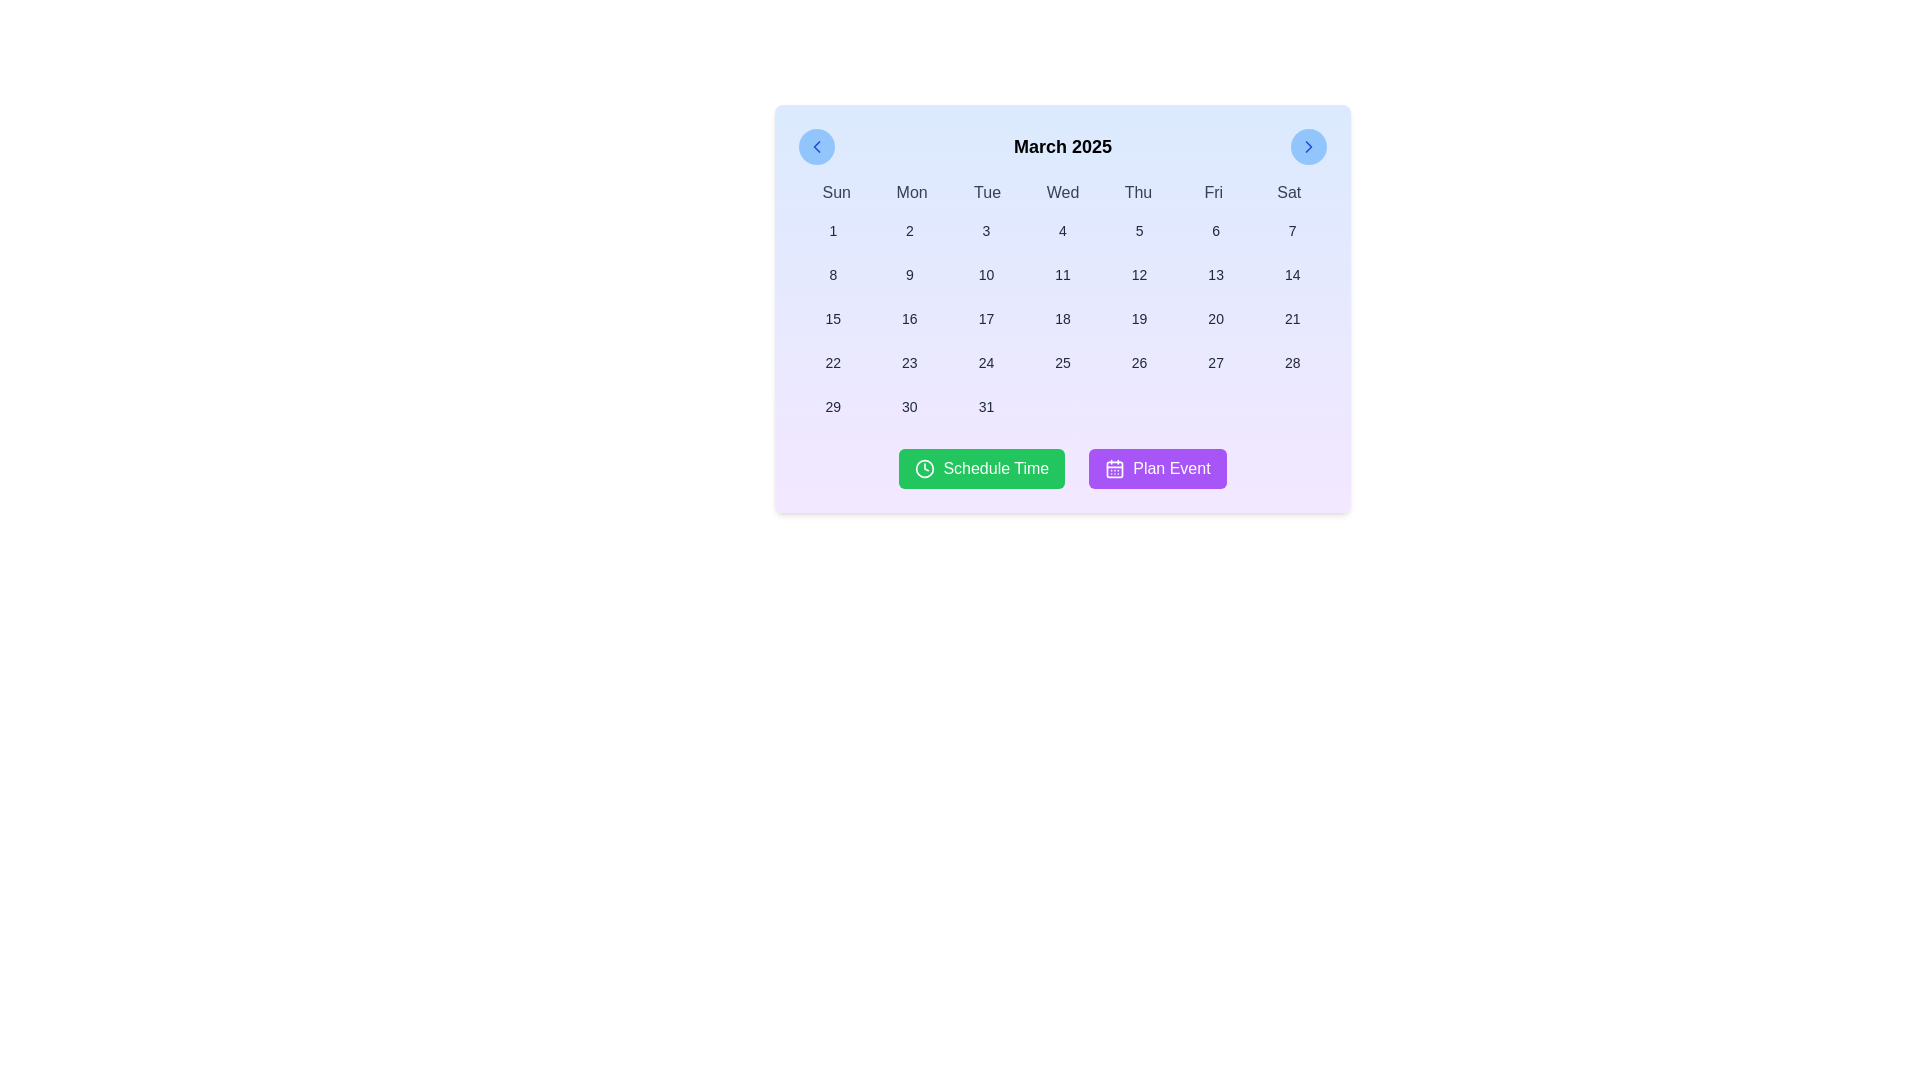 The image size is (1920, 1080). I want to click on the date in the calendar grid for March 2025, so click(1061, 318).